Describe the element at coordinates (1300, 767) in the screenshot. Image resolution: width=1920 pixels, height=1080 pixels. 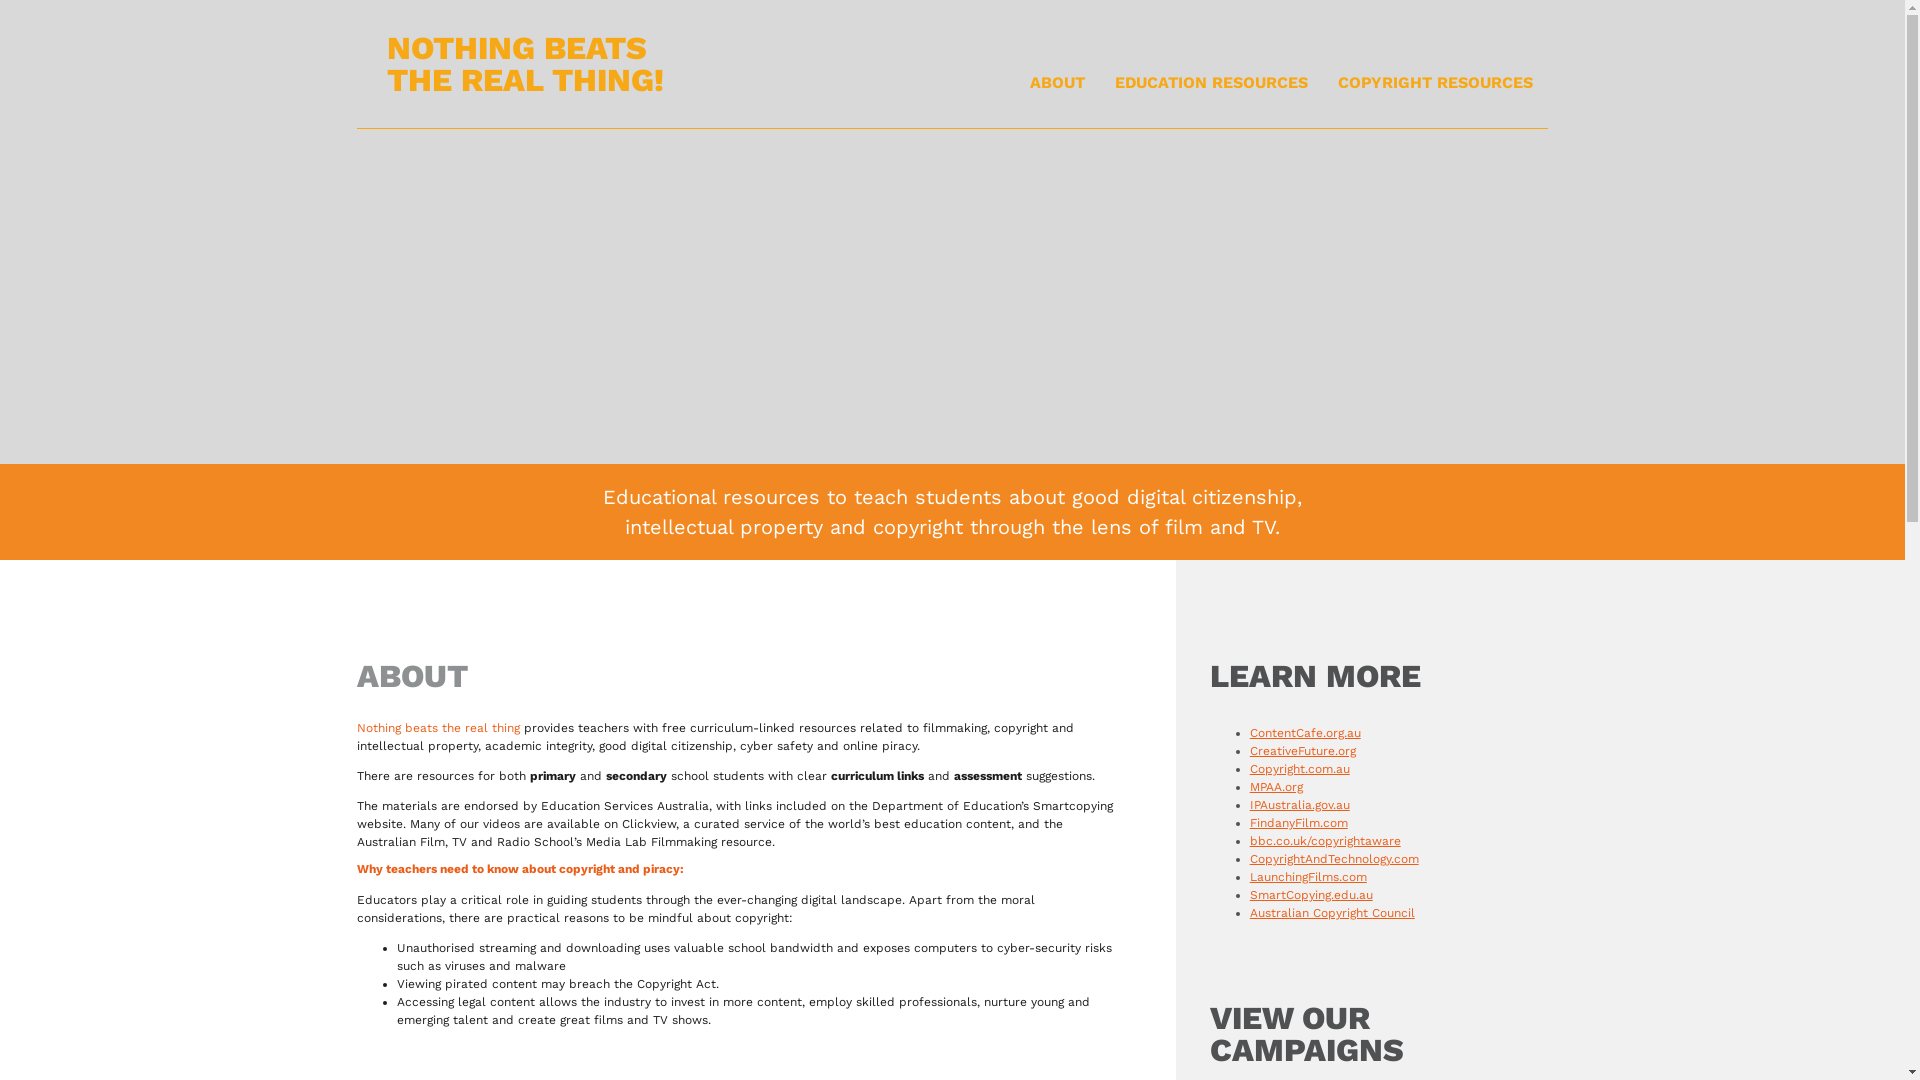
I see `'Copyright.com.au'` at that location.